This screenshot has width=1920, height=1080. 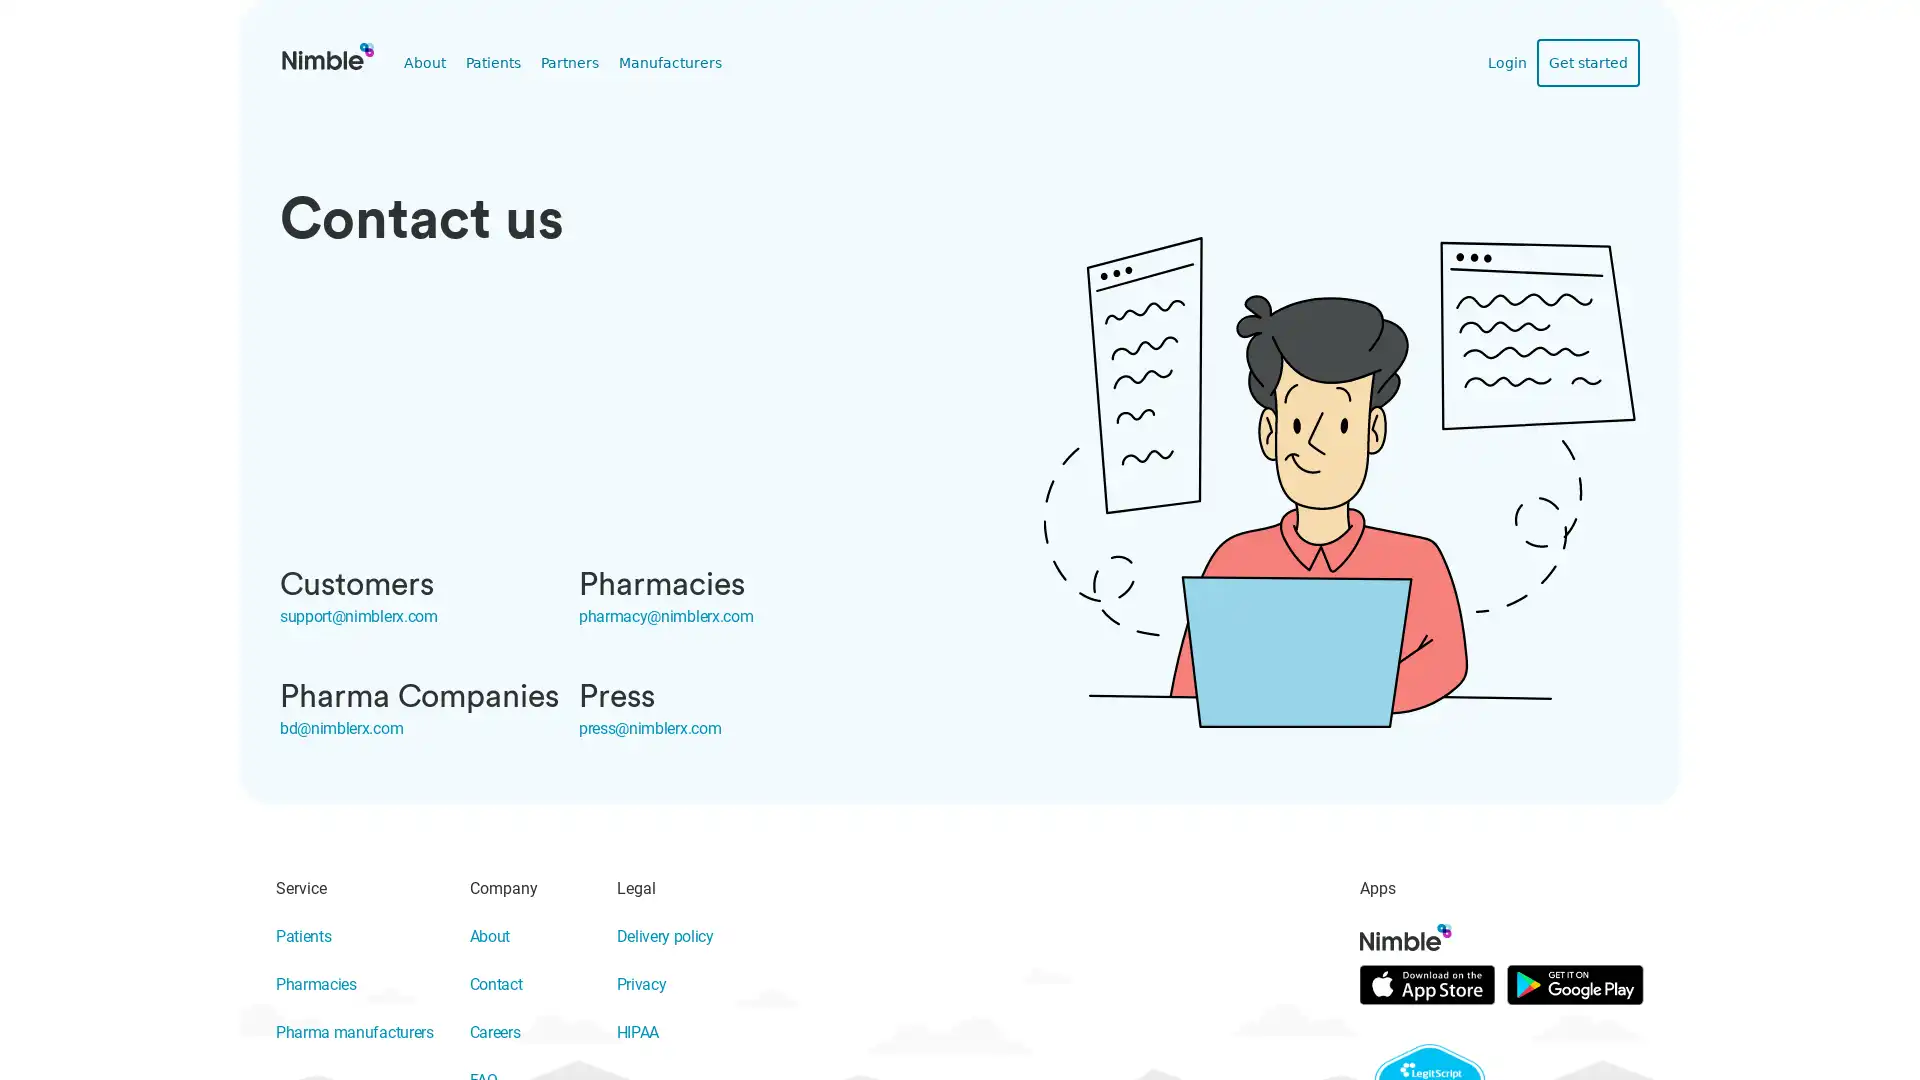 I want to click on Patients, so click(x=488, y=60).